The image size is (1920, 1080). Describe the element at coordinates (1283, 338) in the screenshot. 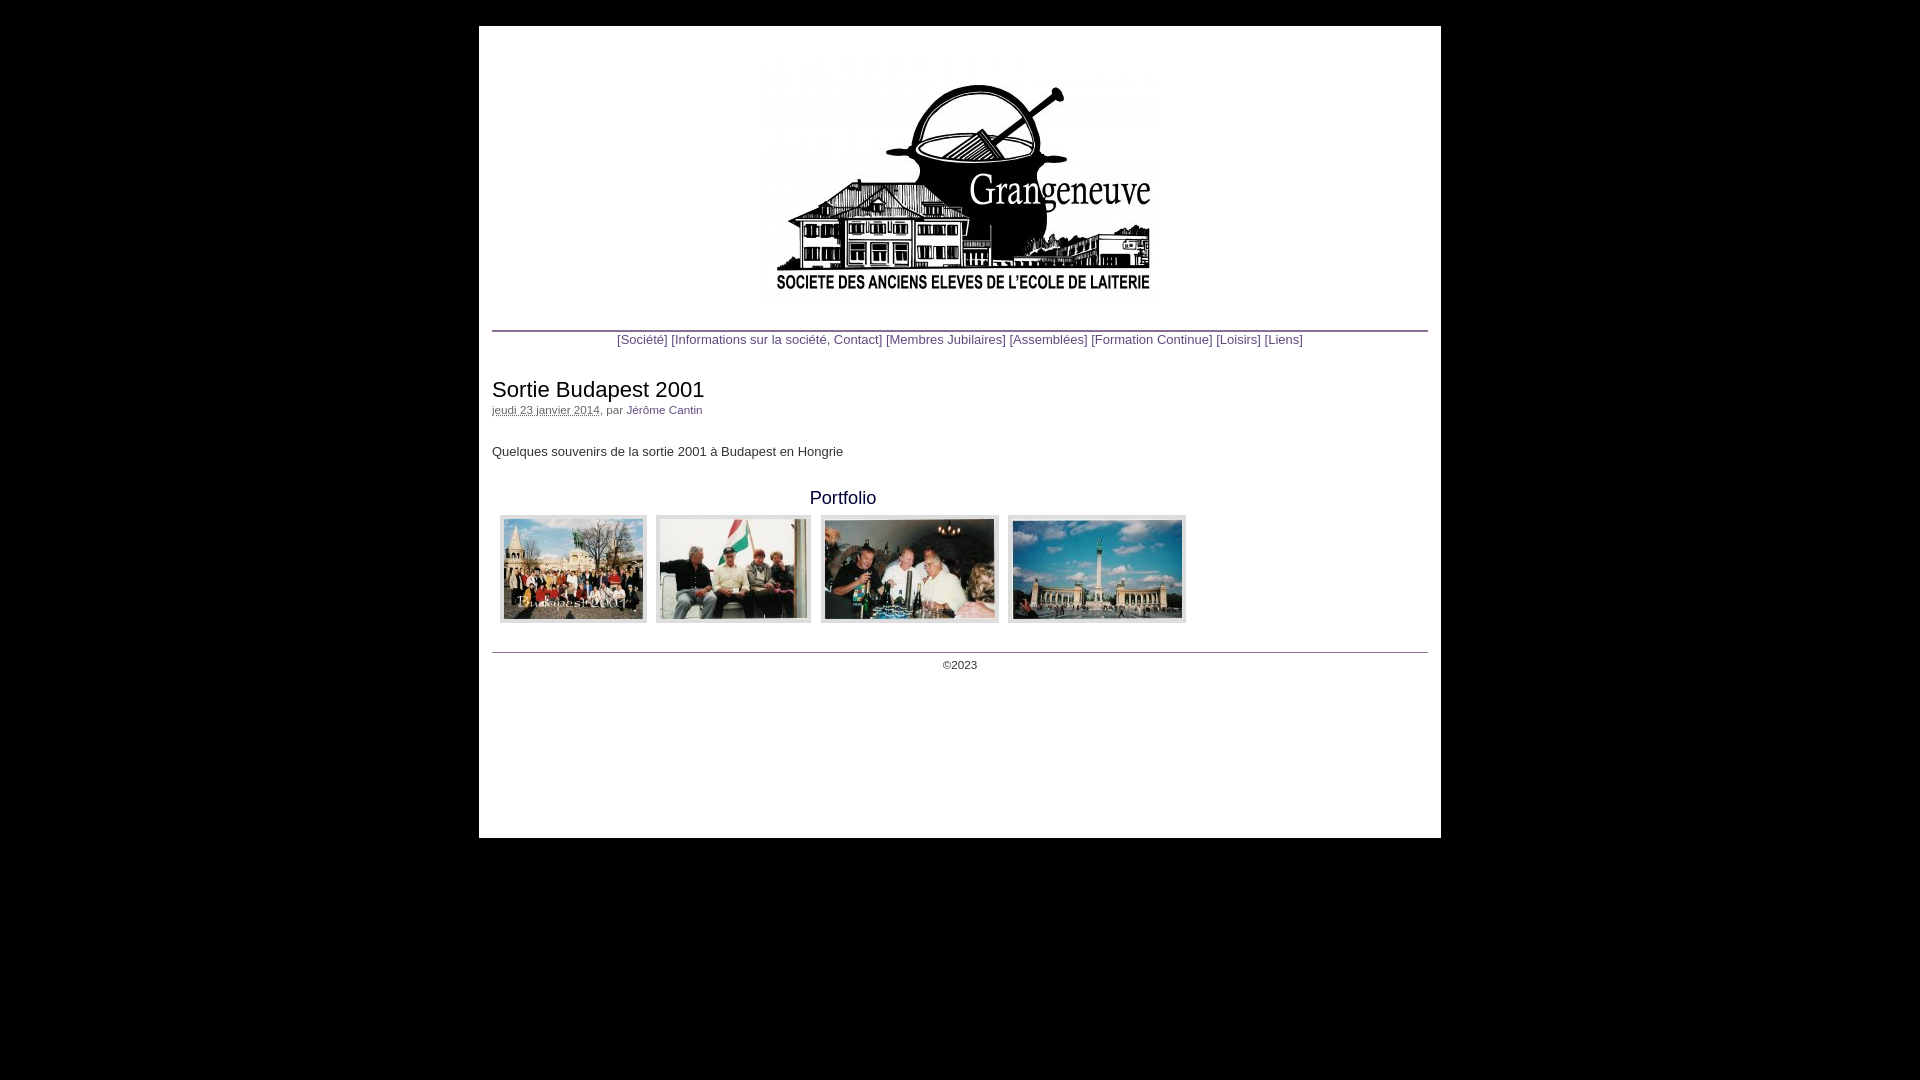

I see `'[Liens]'` at that location.